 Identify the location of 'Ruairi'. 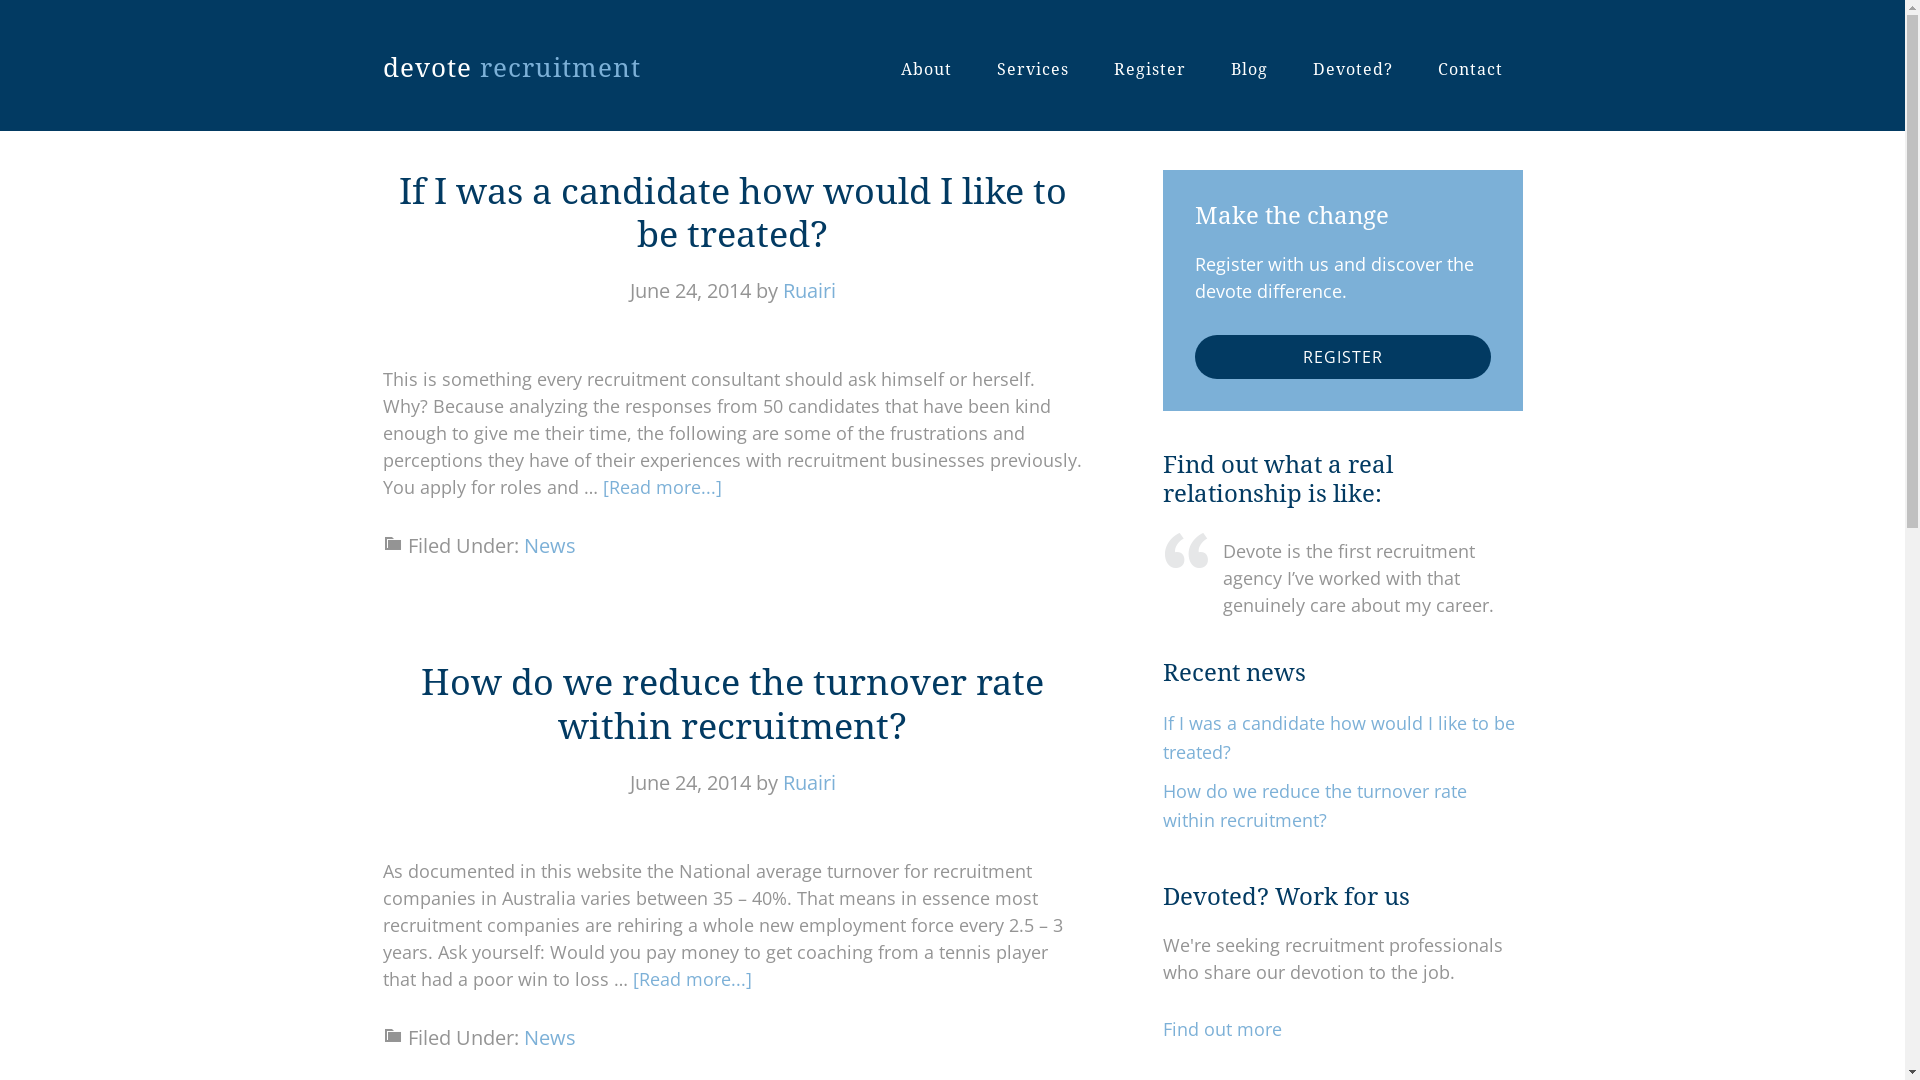
(808, 290).